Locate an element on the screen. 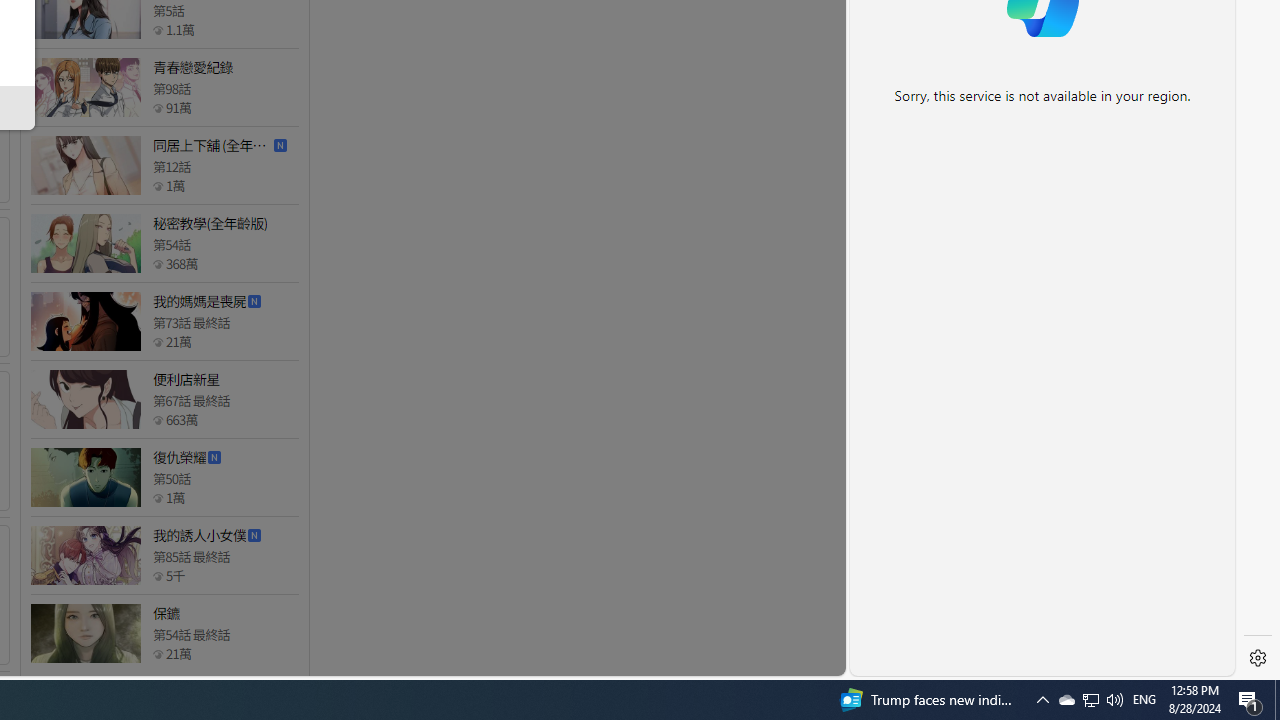 This screenshot has width=1280, height=720. 'Class: thumb_img' is located at coordinates (84, 633).